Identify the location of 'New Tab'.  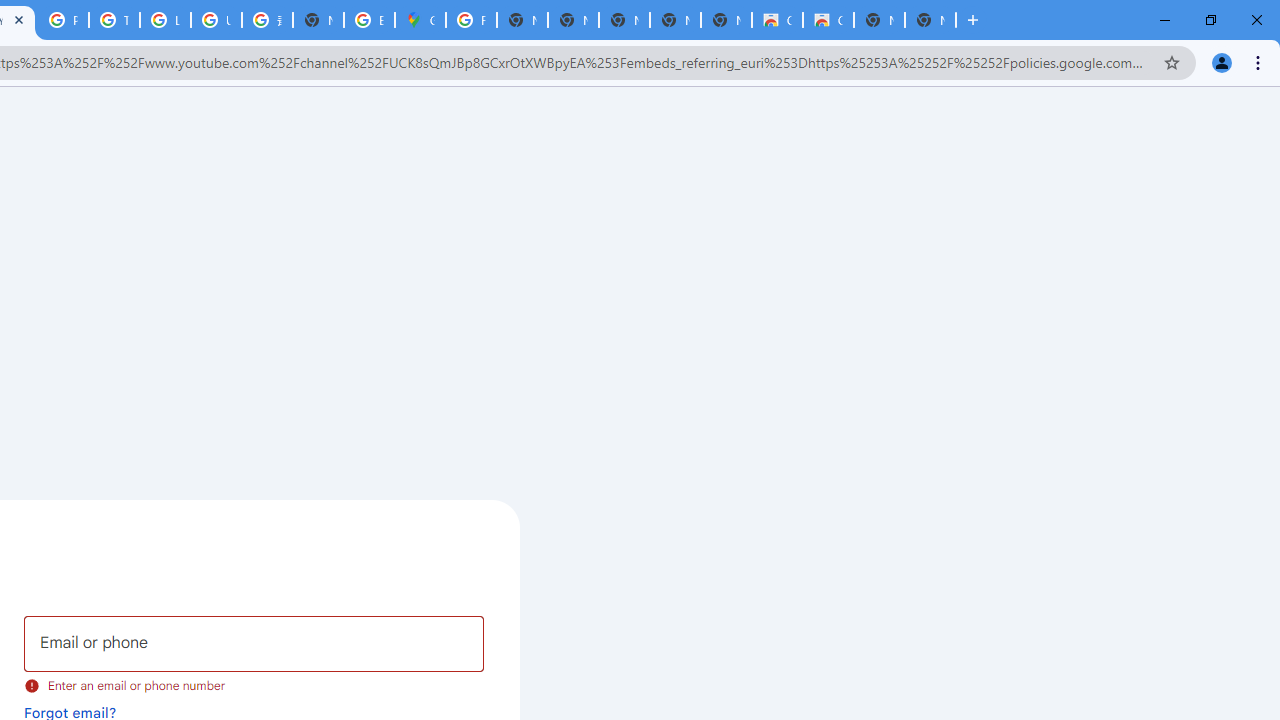
(929, 20).